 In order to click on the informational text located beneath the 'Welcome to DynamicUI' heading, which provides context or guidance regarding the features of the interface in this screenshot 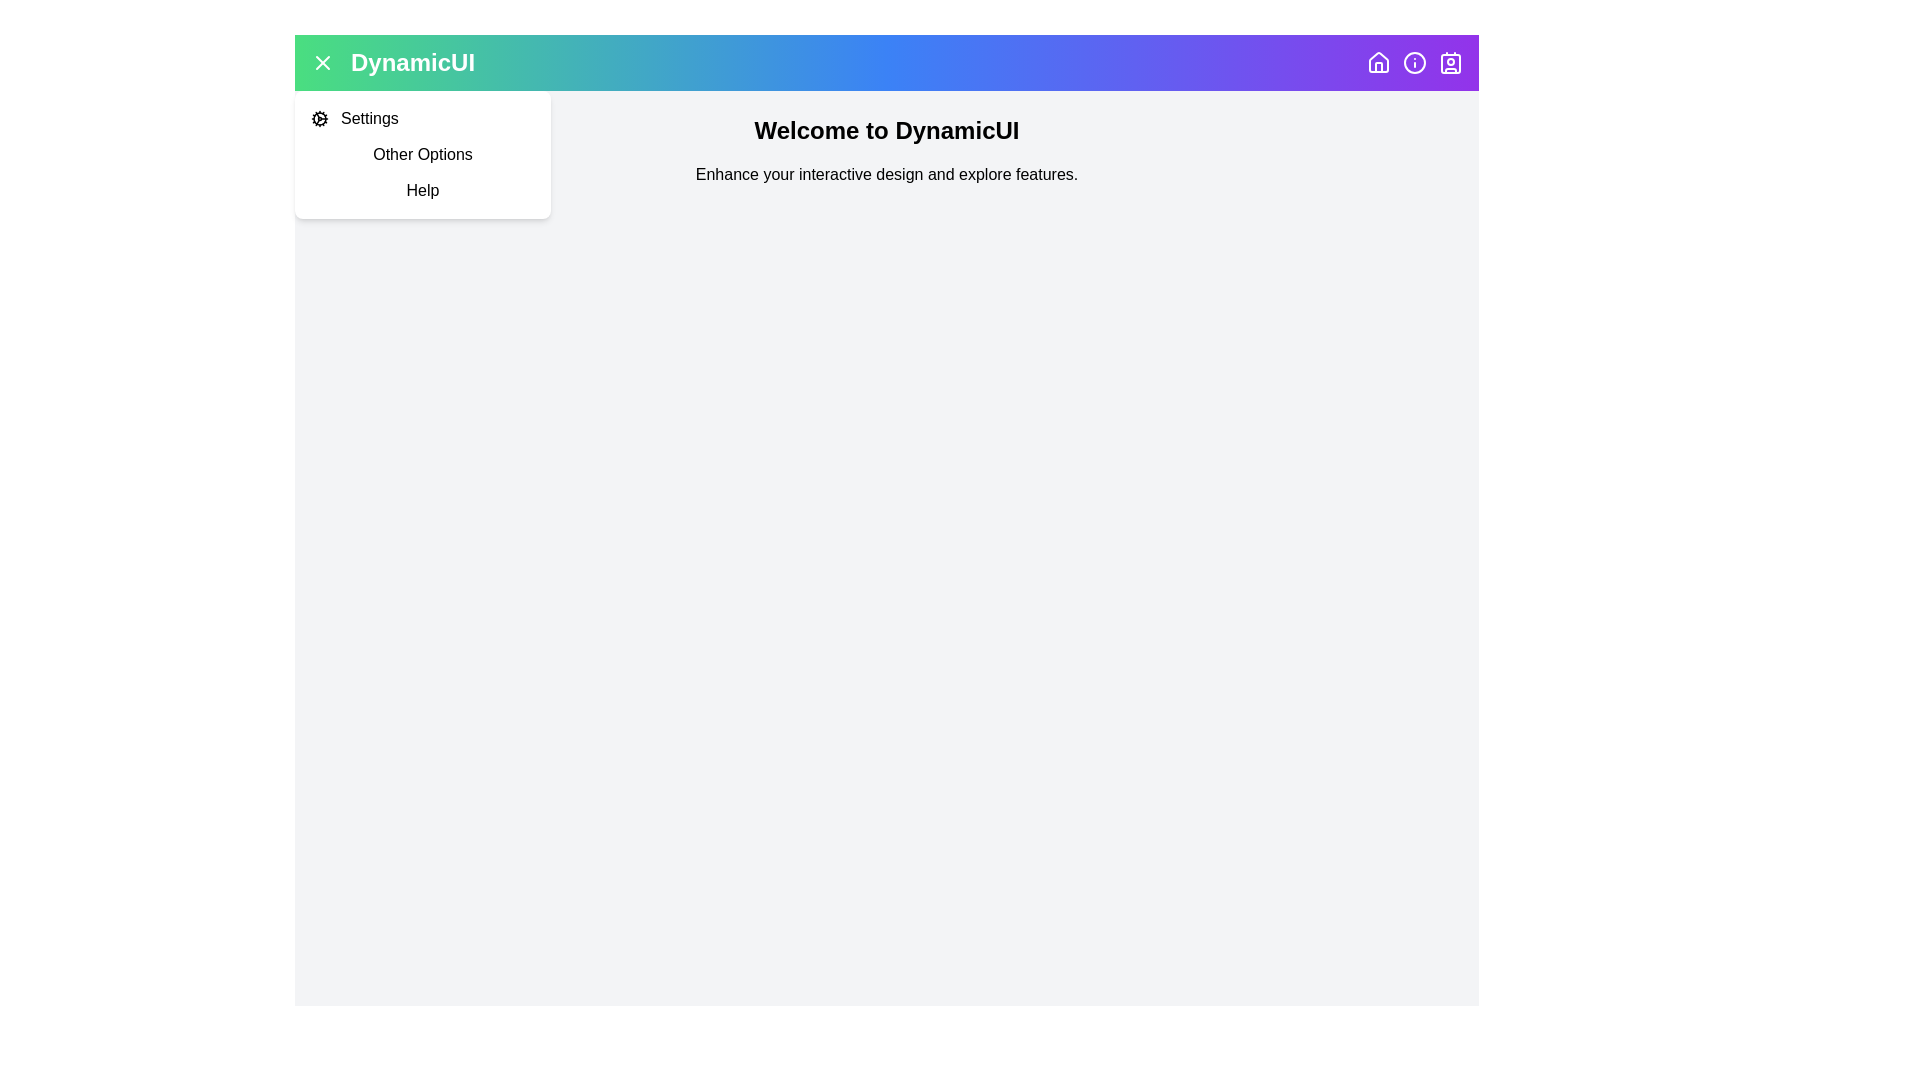, I will do `click(886, 173)`.